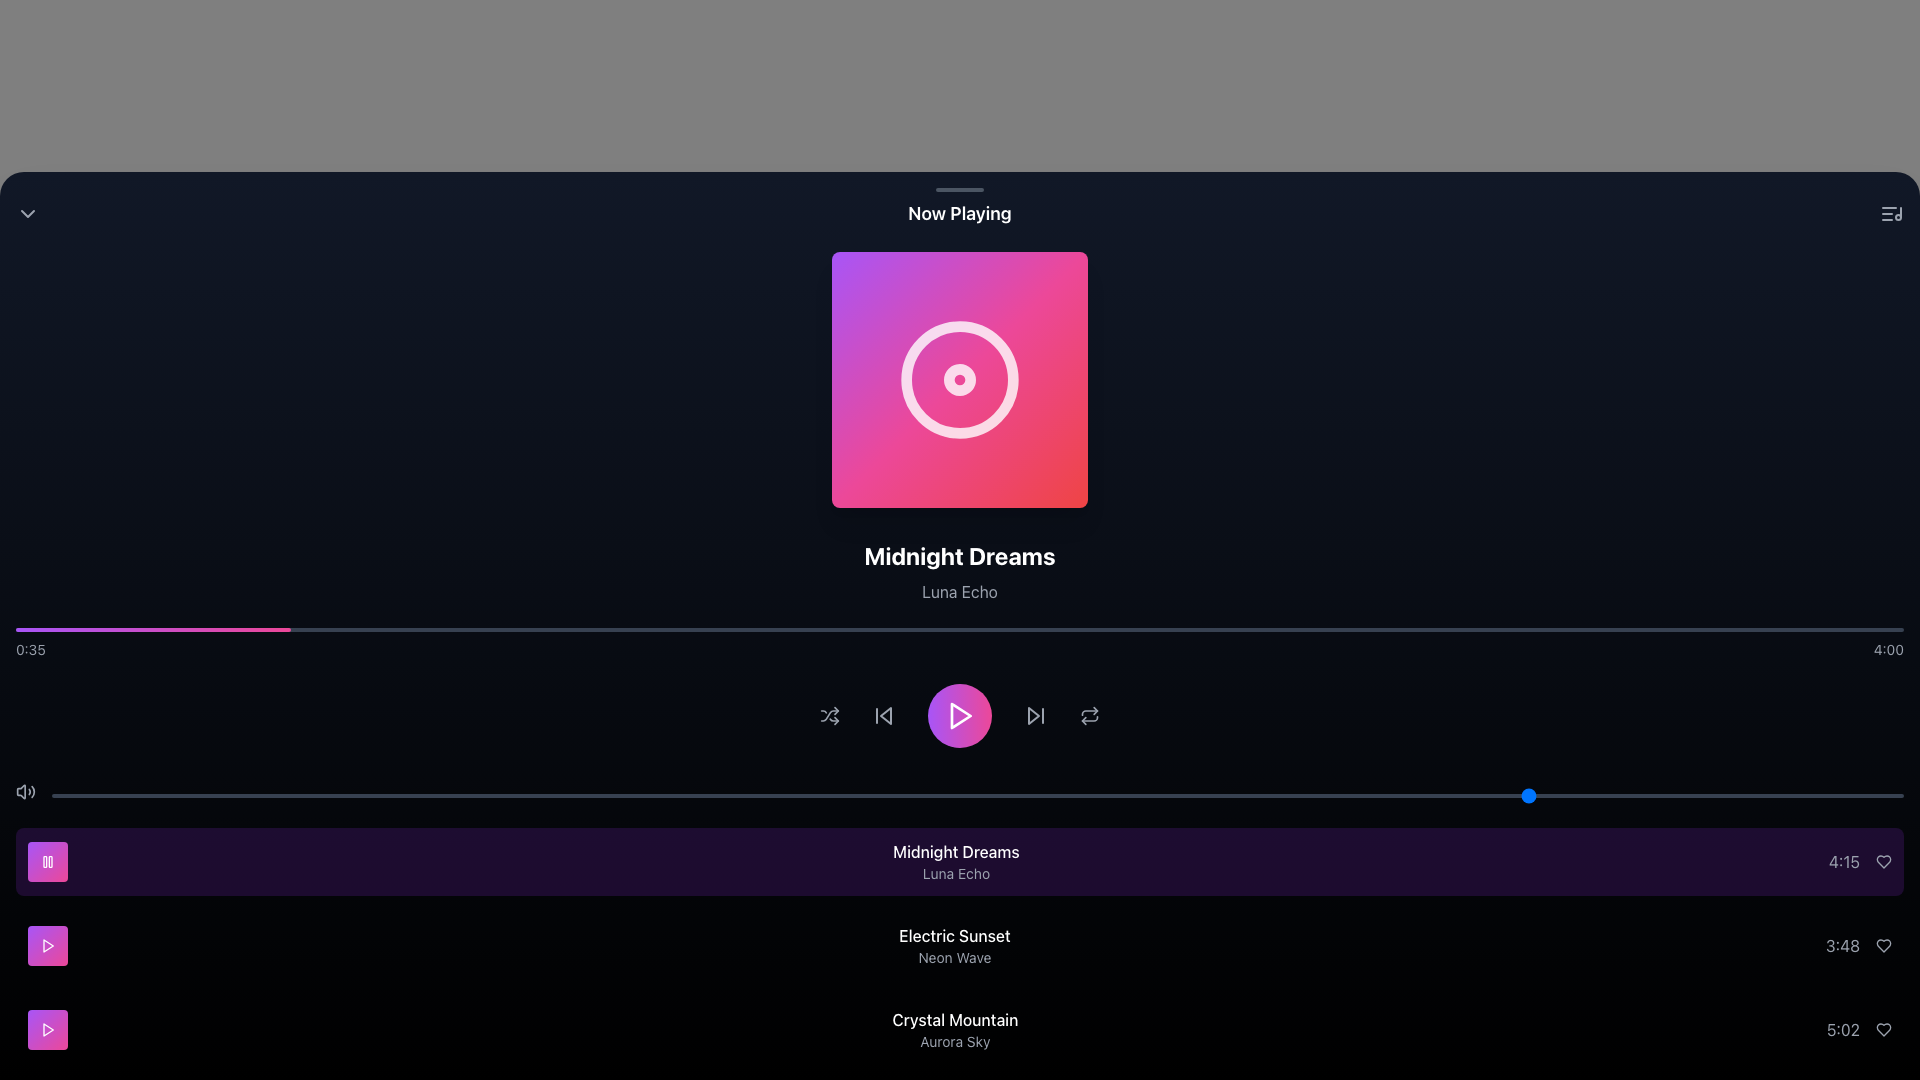  I want to click on the Text Display element that shows 'Midnight Dreams' in bold and 'Luna Echo' in smaller gray text, located near the center of the interface, so click(960, 571).